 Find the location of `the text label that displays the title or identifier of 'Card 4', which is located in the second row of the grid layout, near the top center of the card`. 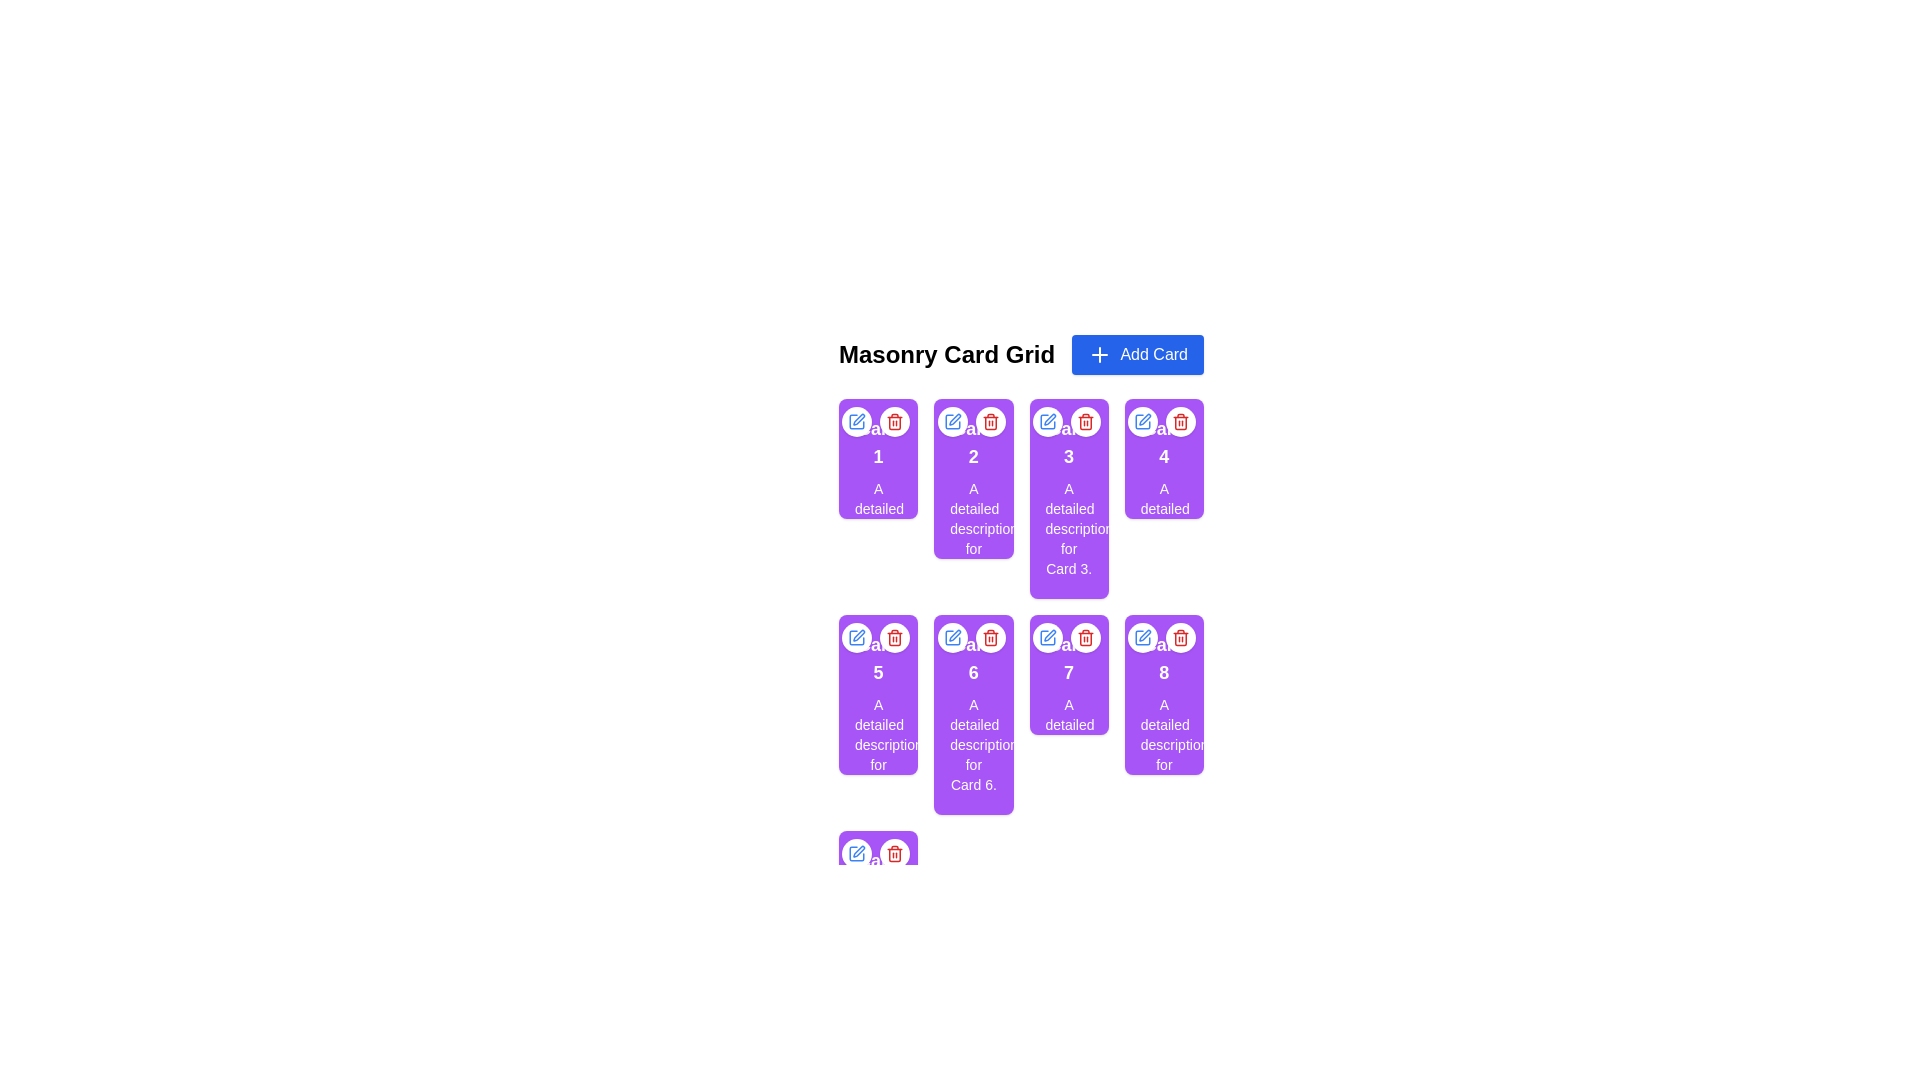

the text label that displays the title or identifier of 'Card 4', which is located in the second row of the grid layout, near the top center of the card is located at coordinates (1164, 442).